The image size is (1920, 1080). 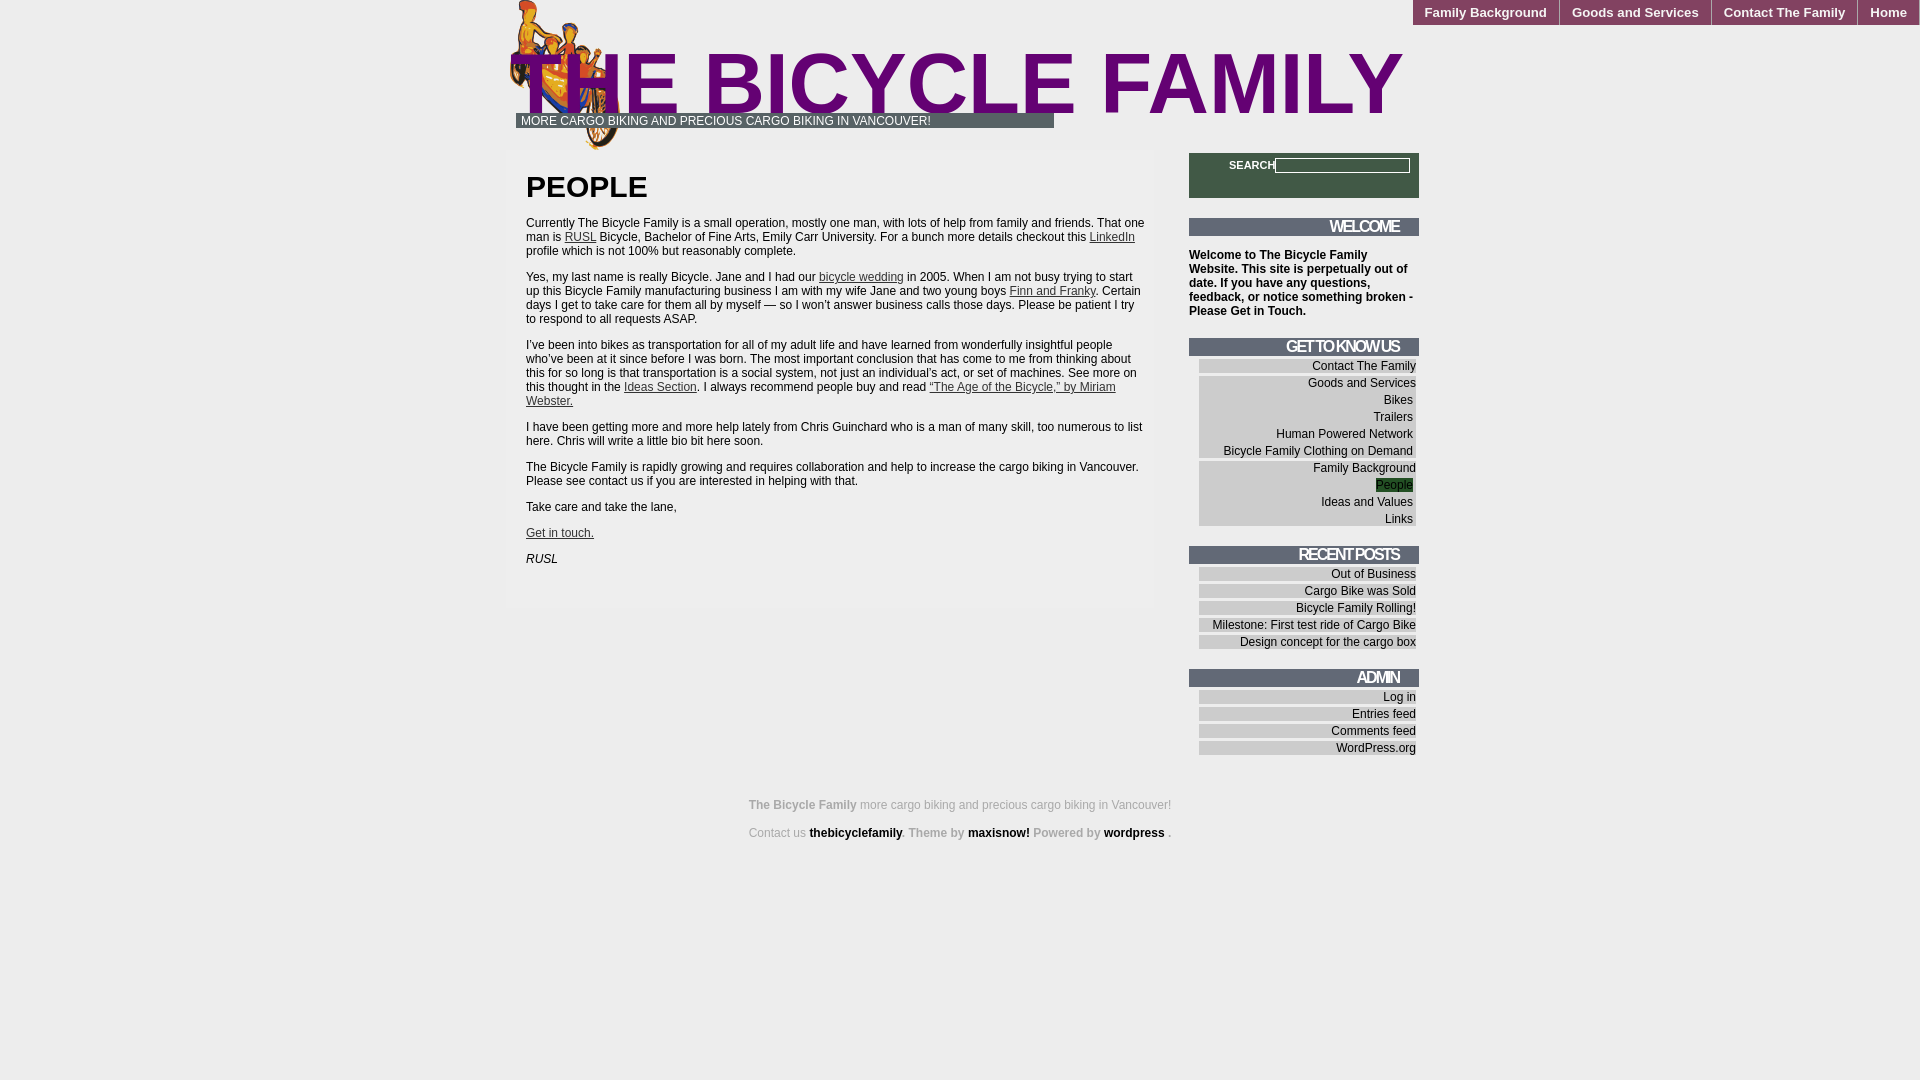 What do you see at coordinates (1856, 12) in the screenshot?
I see `'Home'` at bounding box center [1856, 12].